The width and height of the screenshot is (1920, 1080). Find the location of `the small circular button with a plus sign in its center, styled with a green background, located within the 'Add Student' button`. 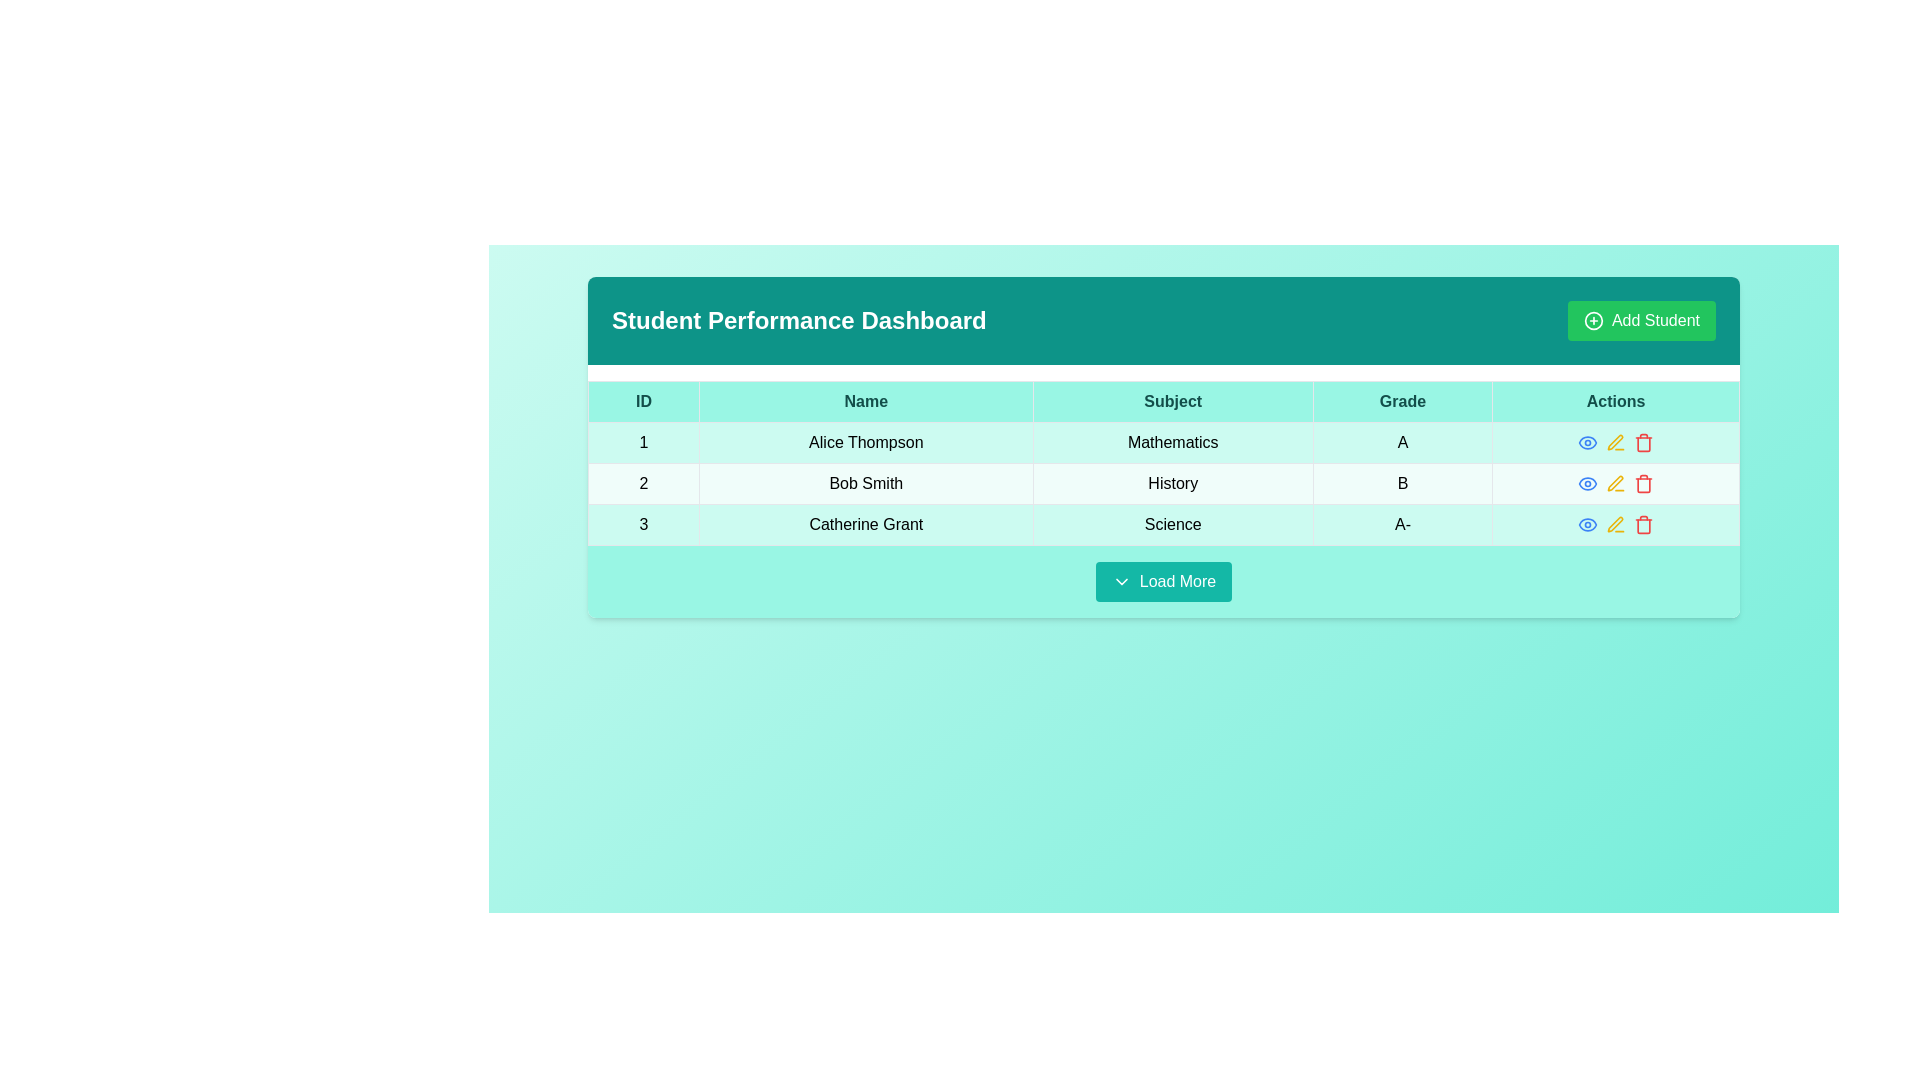

the small circular button with a plus sign in its center, styled with a green background, located within the 'Add Student' button is located at coordinates (1592, 319).